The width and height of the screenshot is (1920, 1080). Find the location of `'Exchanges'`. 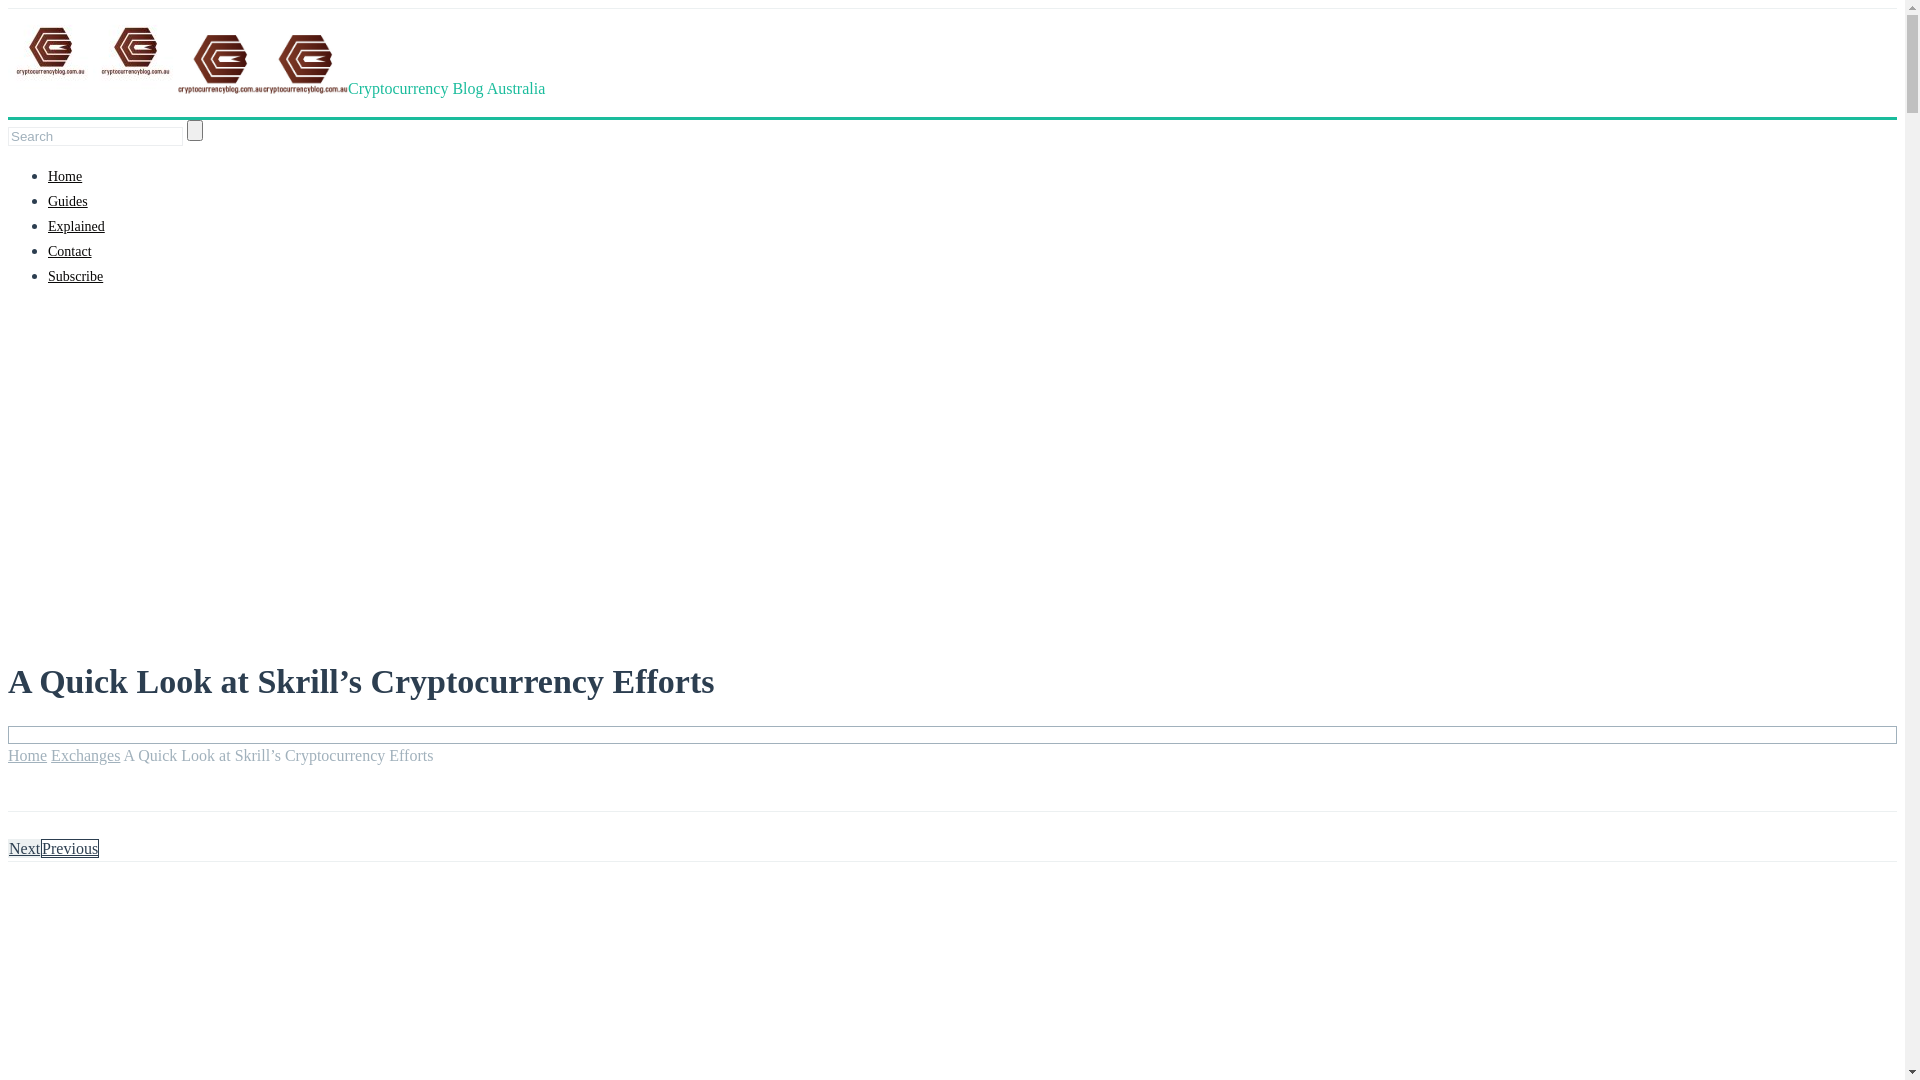

'Exchanges' is located at coordinates (84, 755).